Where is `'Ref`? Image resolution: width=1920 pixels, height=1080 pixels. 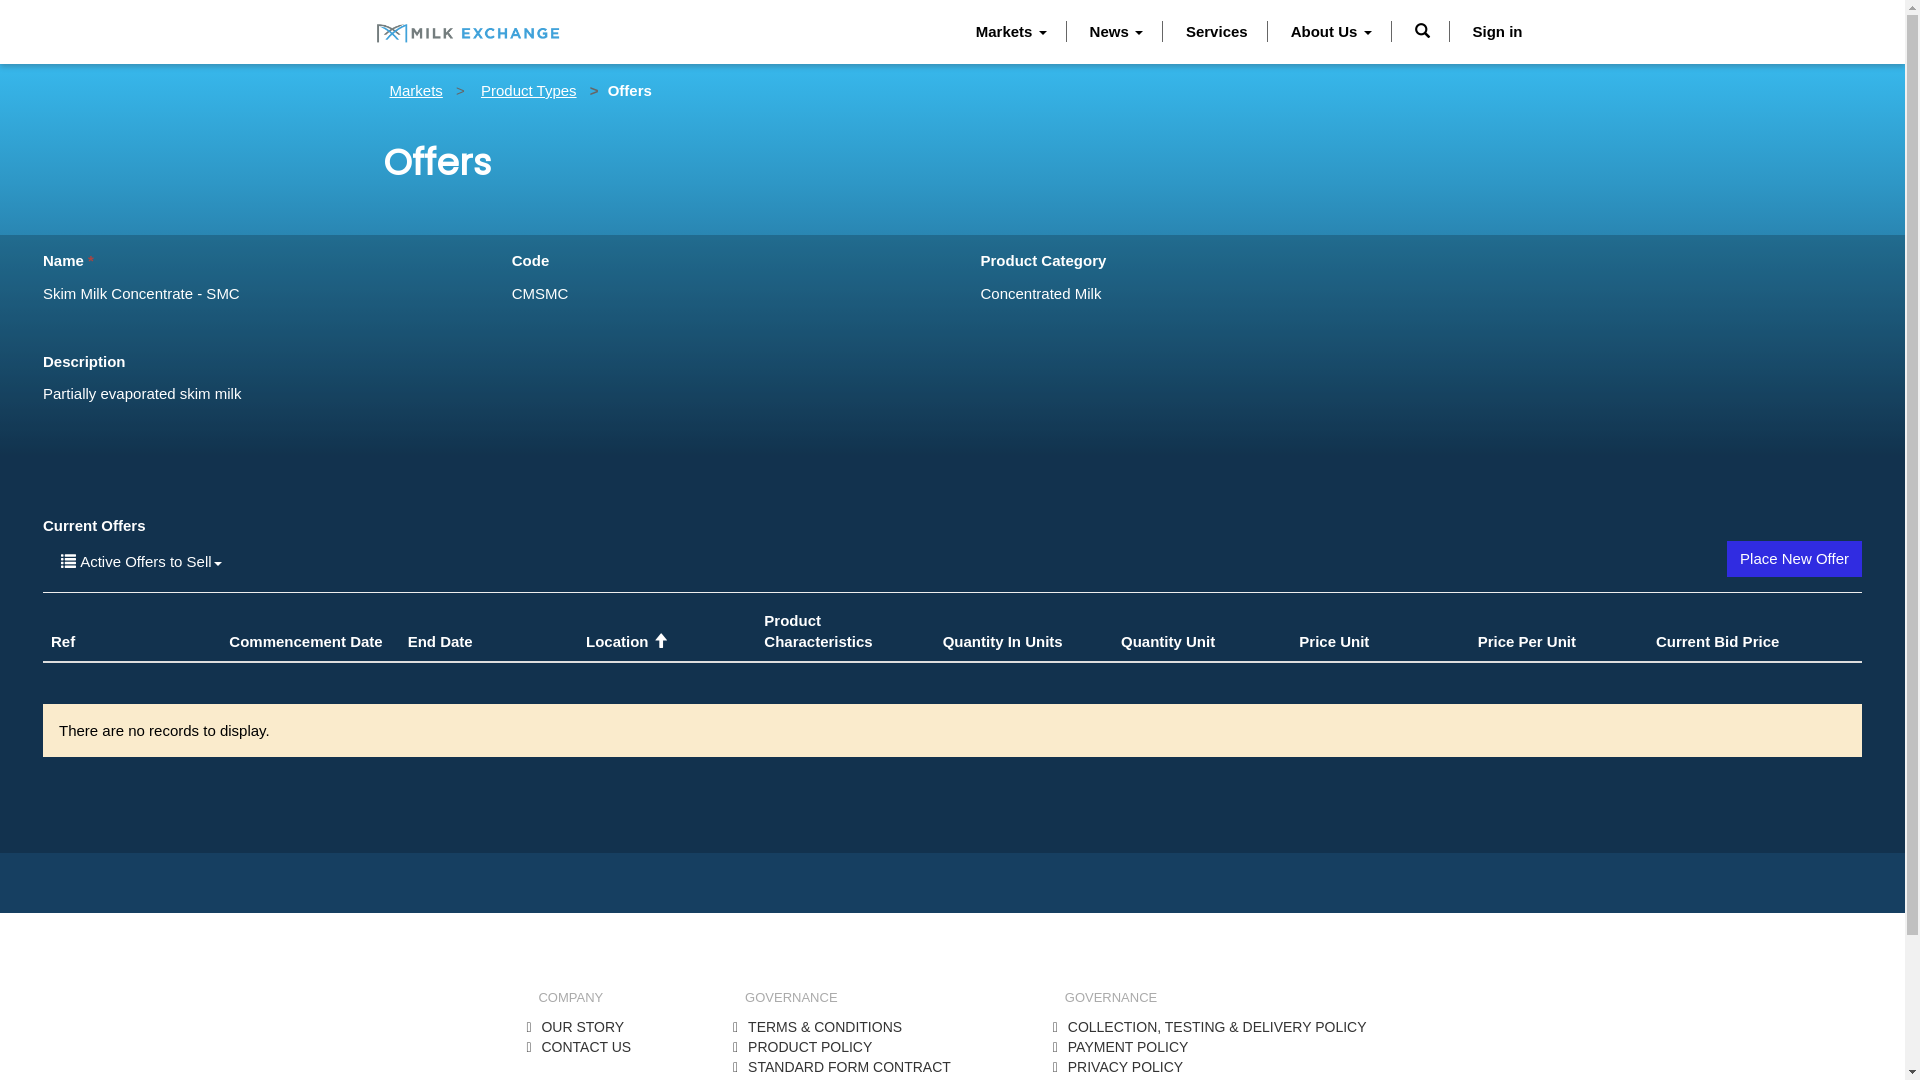 'Ref is located at coordinates (62, 641).